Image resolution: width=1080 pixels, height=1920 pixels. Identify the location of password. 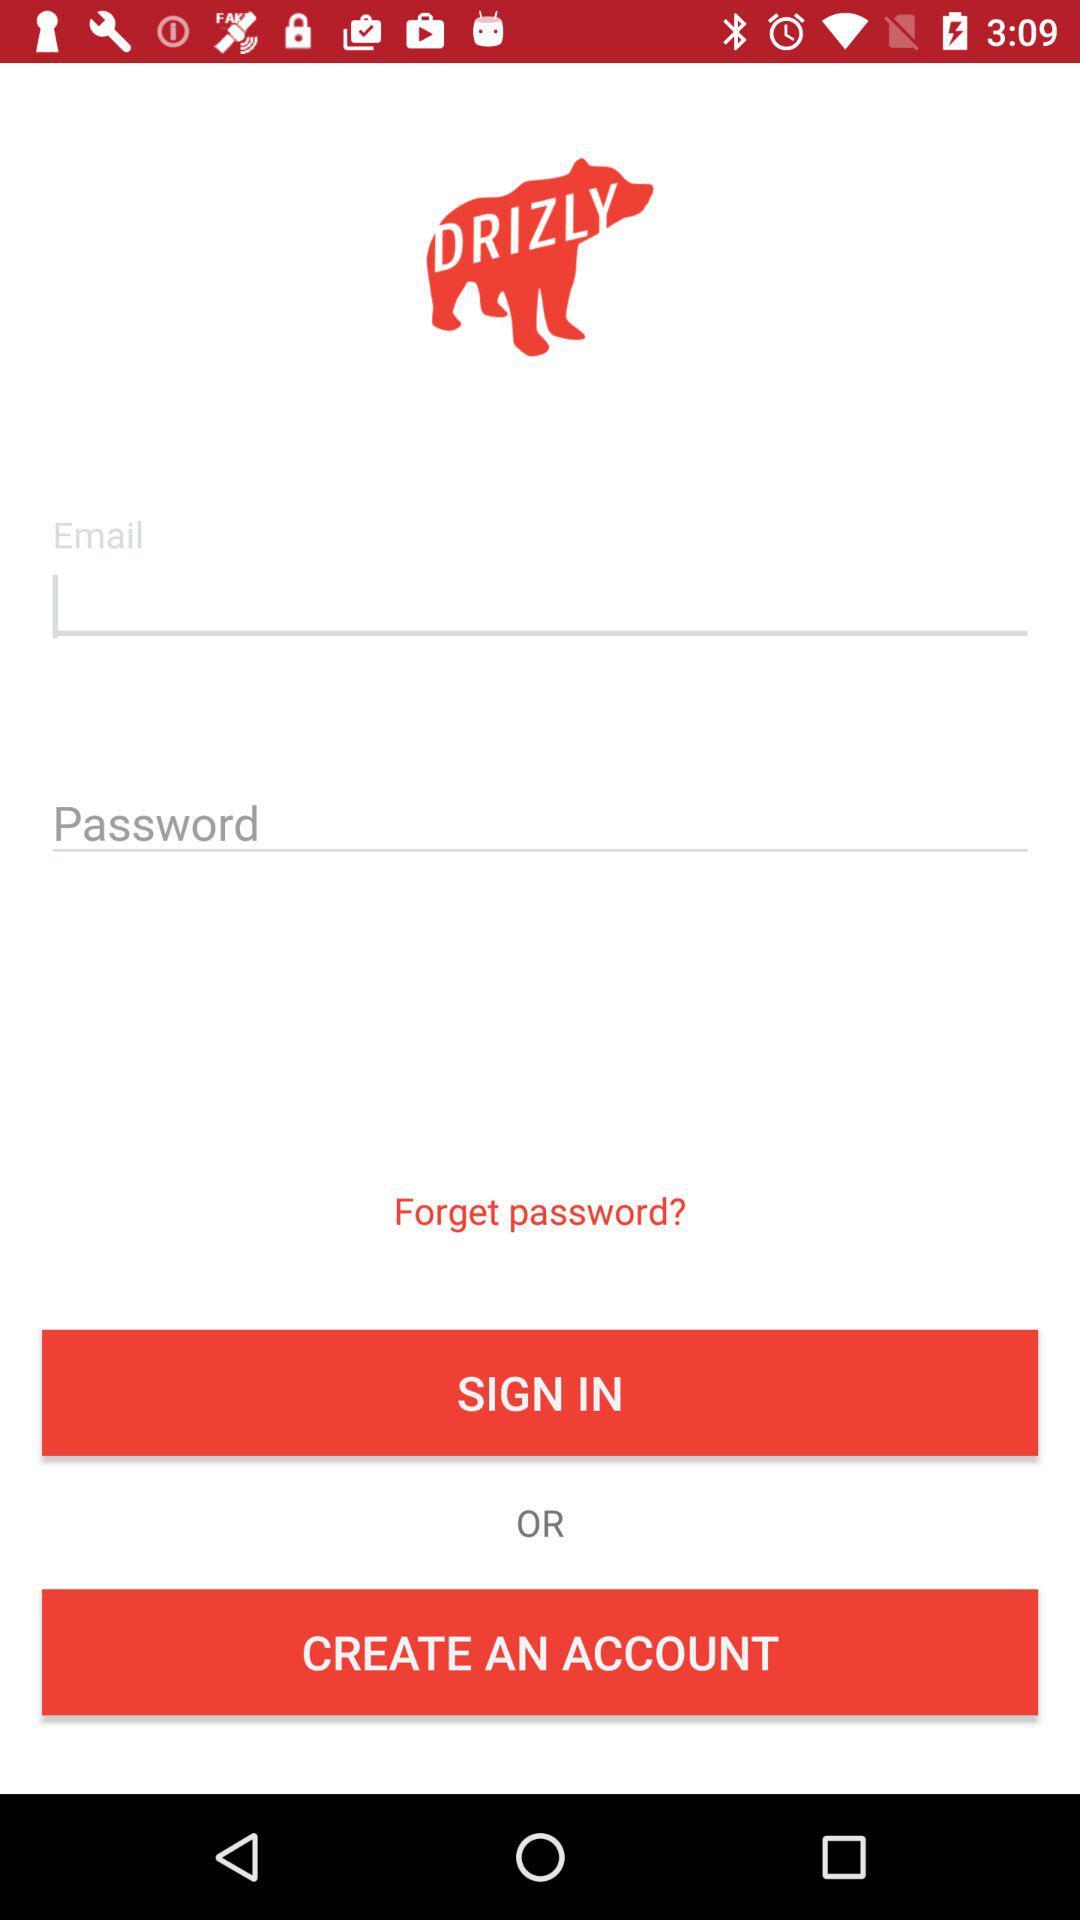
(540, 819).